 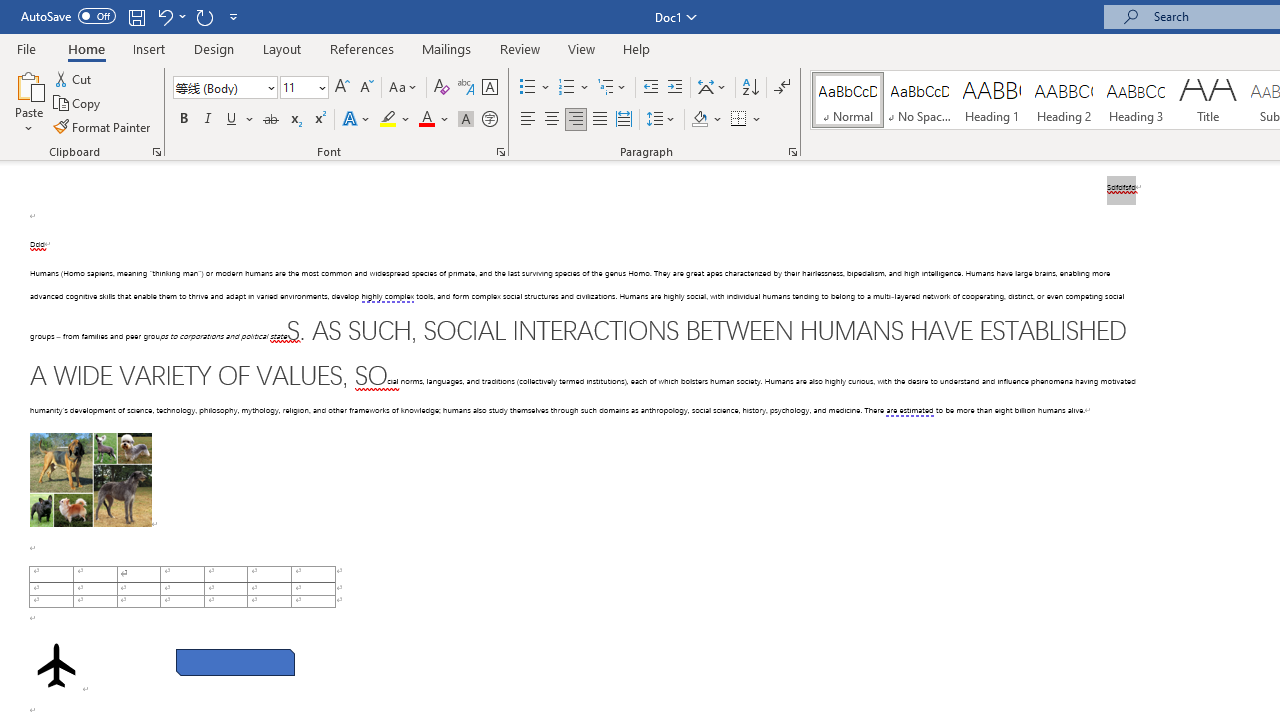 I want to click on 'Airplane with solid fill', so click(x=56, y=665).